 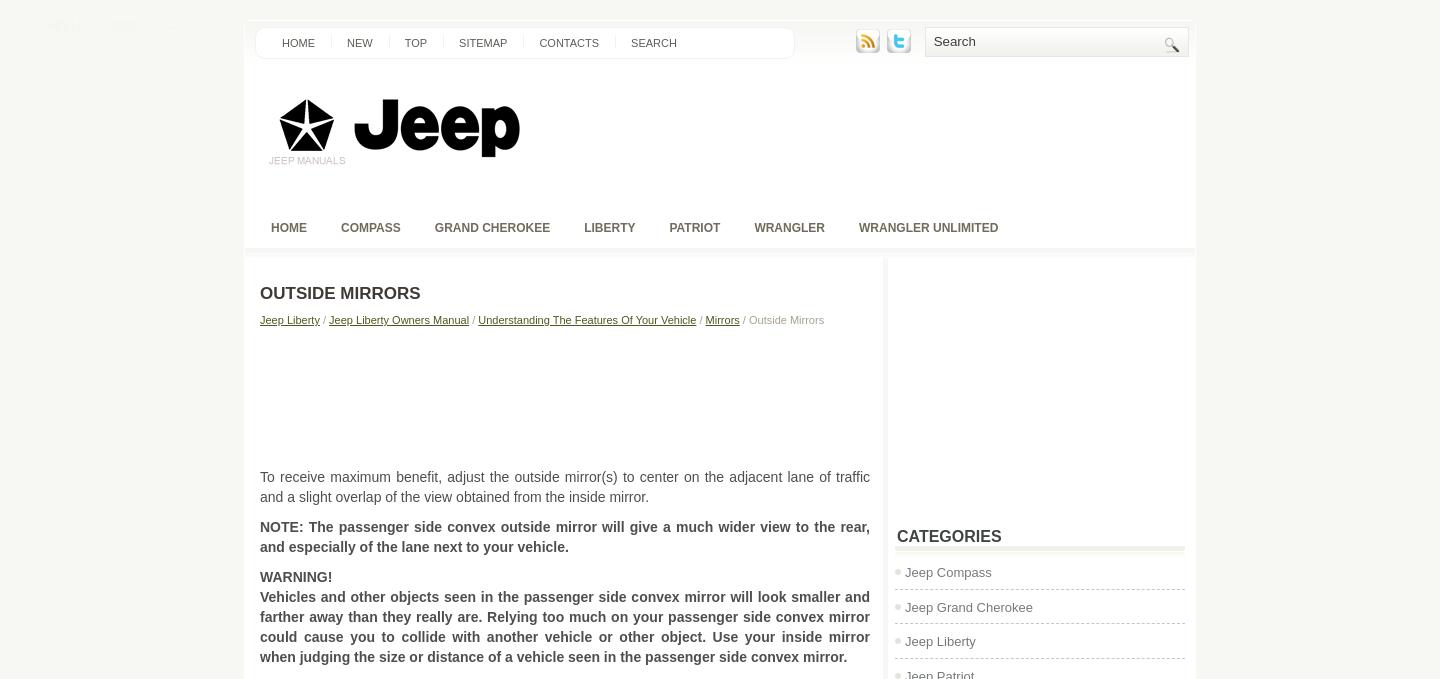 What do you see at coordinates (398, 319) in the screenshot?
I see `'Jeep Liberty Owners Manual'` at bounding box center [398, 319].